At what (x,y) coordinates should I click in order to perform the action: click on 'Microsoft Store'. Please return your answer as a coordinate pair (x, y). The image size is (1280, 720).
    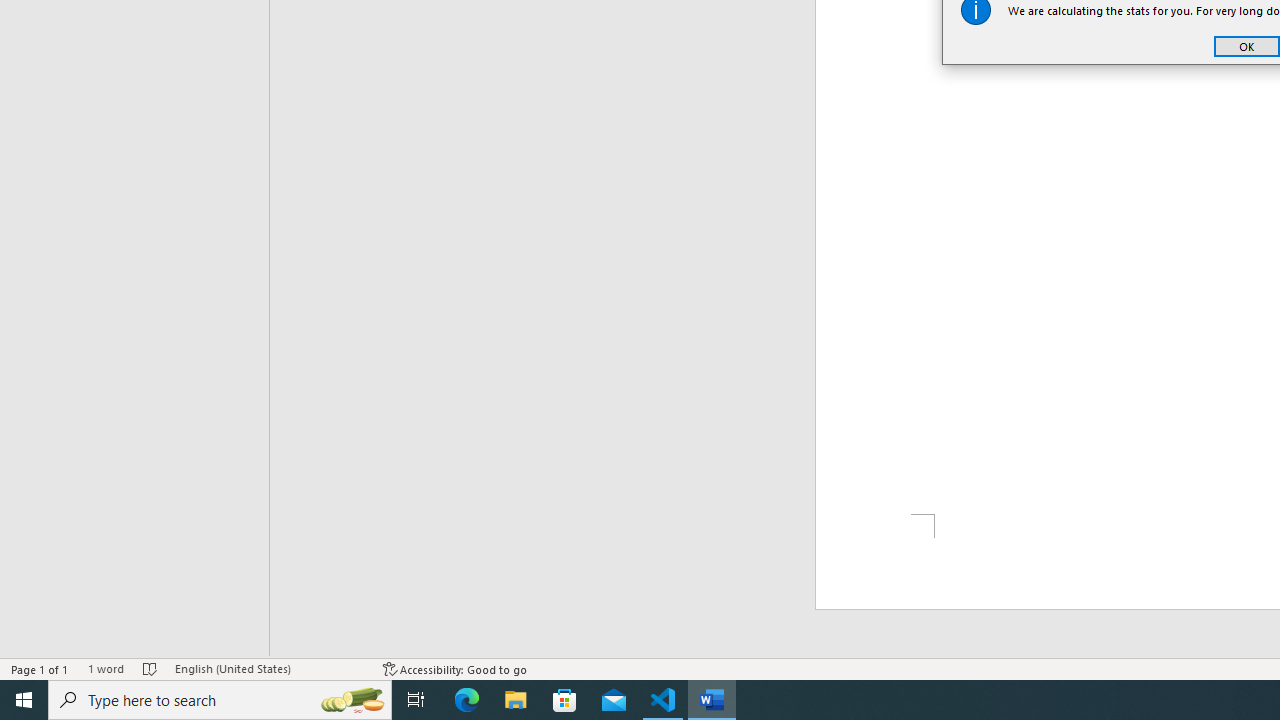
    Looking at the image, I should click on (564, 698).